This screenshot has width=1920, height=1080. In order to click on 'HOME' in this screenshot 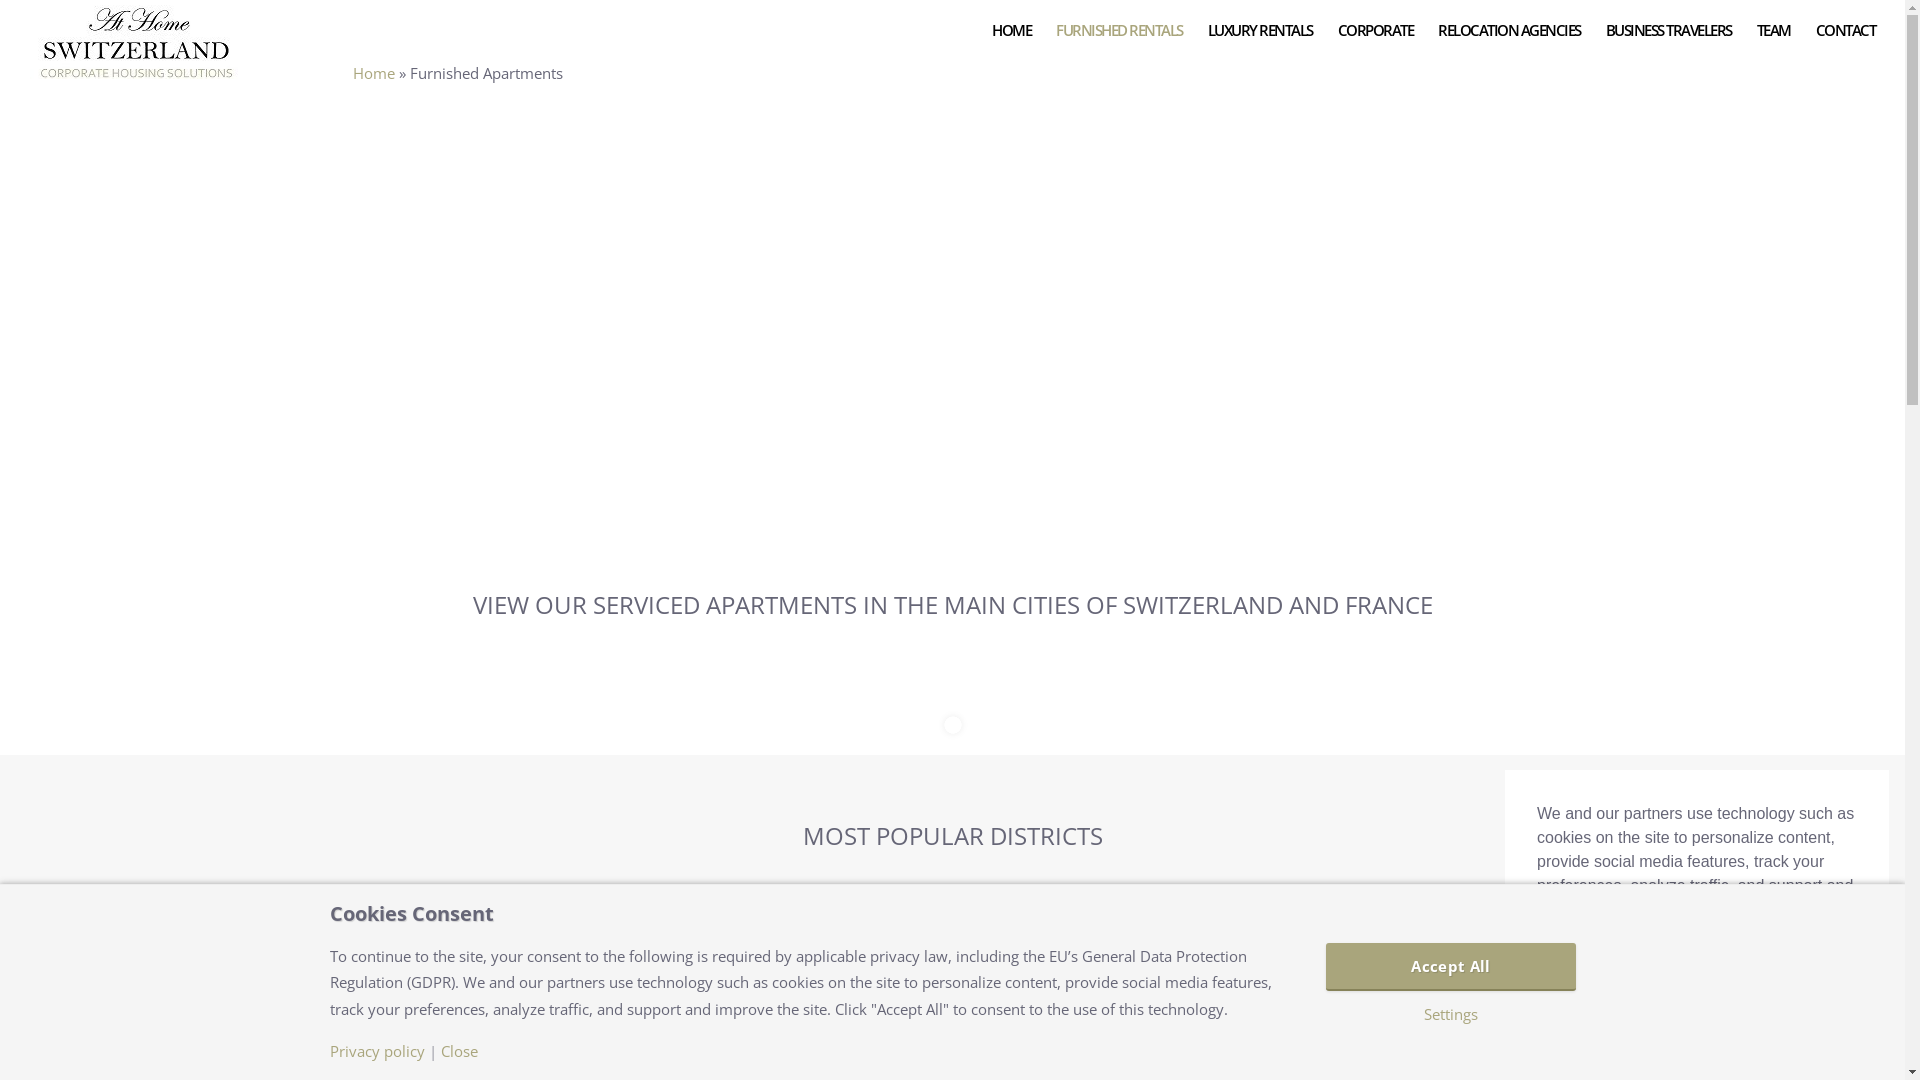, I will do `click(1011, 30)`.